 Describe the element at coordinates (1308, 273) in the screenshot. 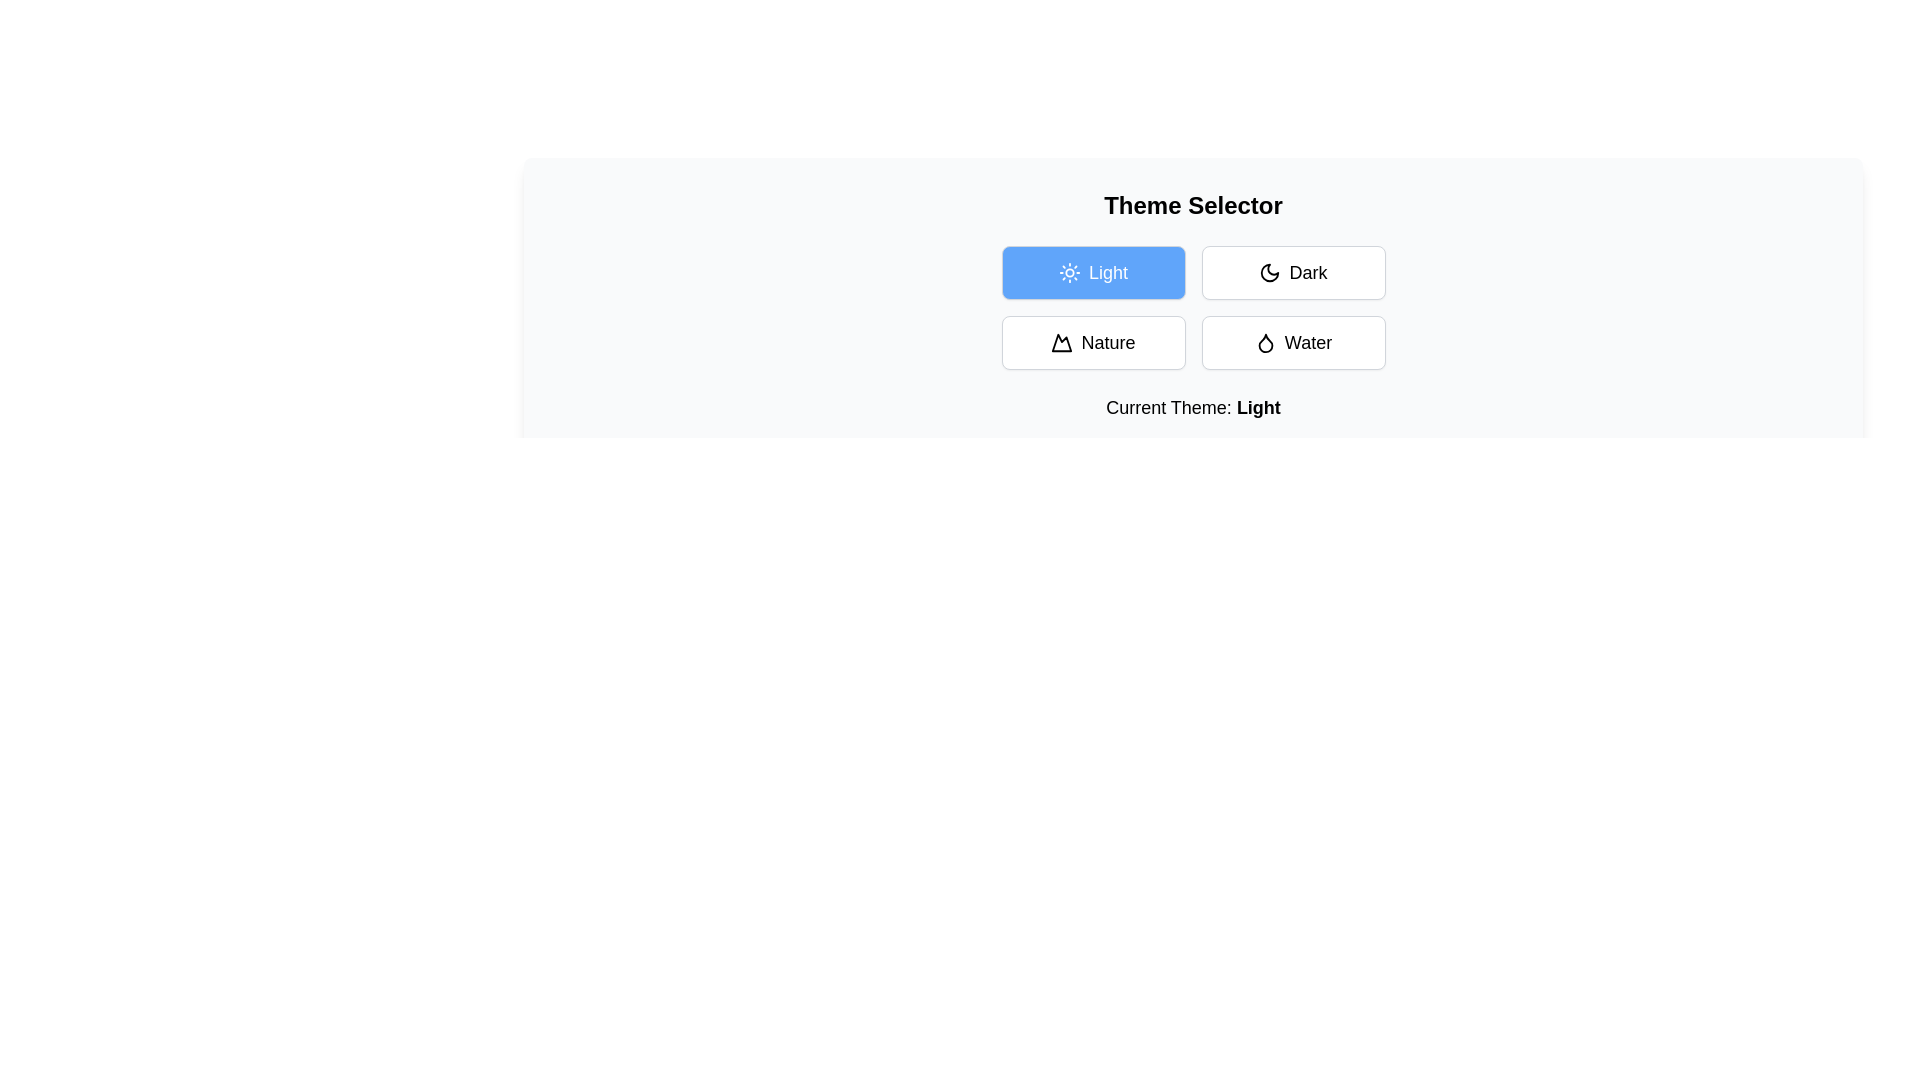

I see `the static text label 'Dark' which indicates the option to select a dark theme in the user interface, positioned inside a button next to the 'Light' button` at that location.